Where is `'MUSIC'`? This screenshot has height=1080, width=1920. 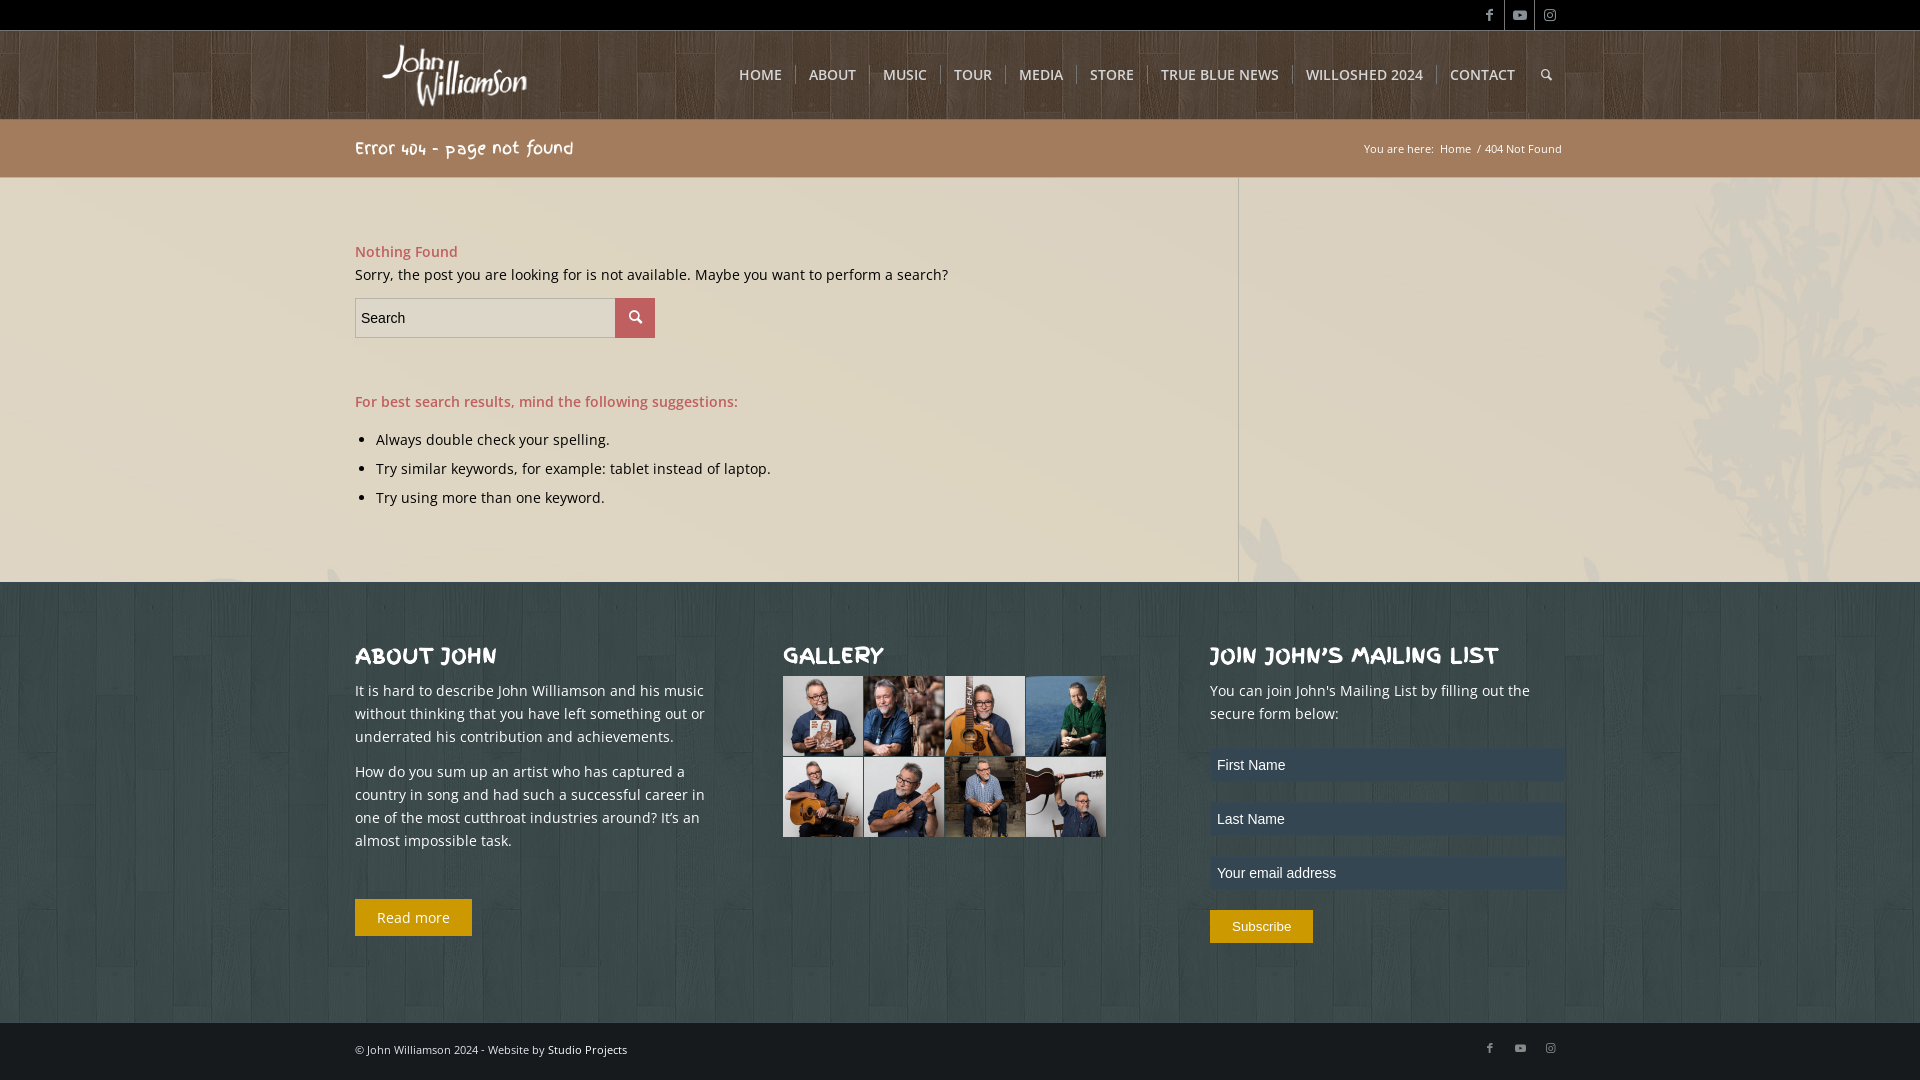
'MUSIC' is located at coordinates (903, 73).